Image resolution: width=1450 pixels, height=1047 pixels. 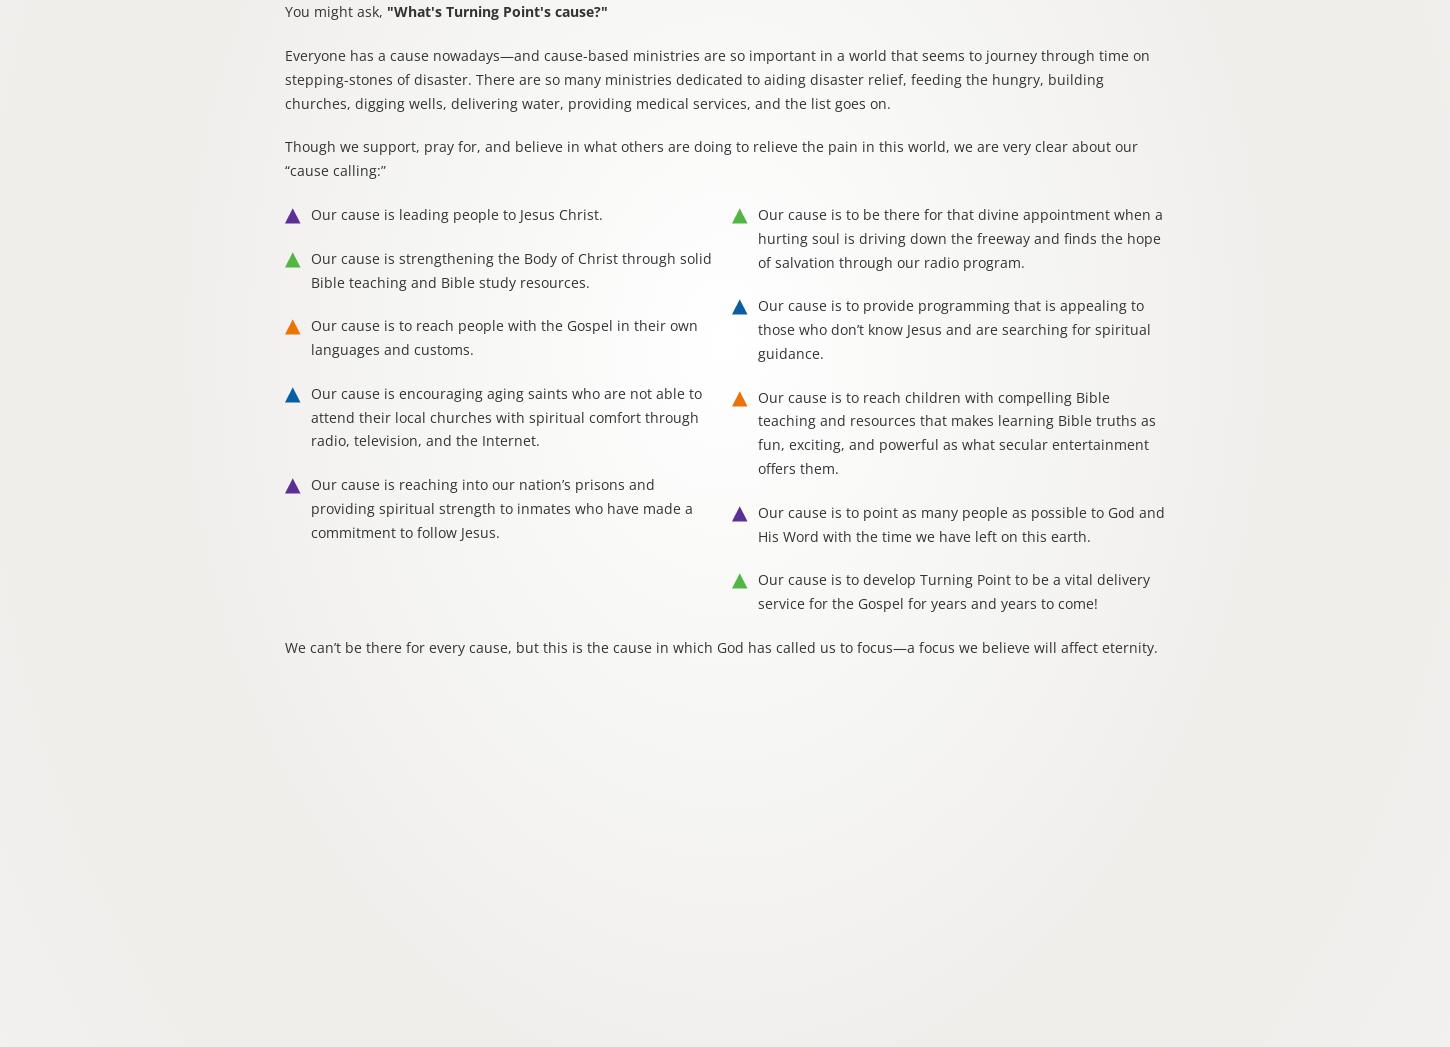 I want to click on 'Our cause is reaching into our nation’s prisons and providing spiritual strength to inmates who have made a commitment to follow Jesus.', so click(x=501, y=507).